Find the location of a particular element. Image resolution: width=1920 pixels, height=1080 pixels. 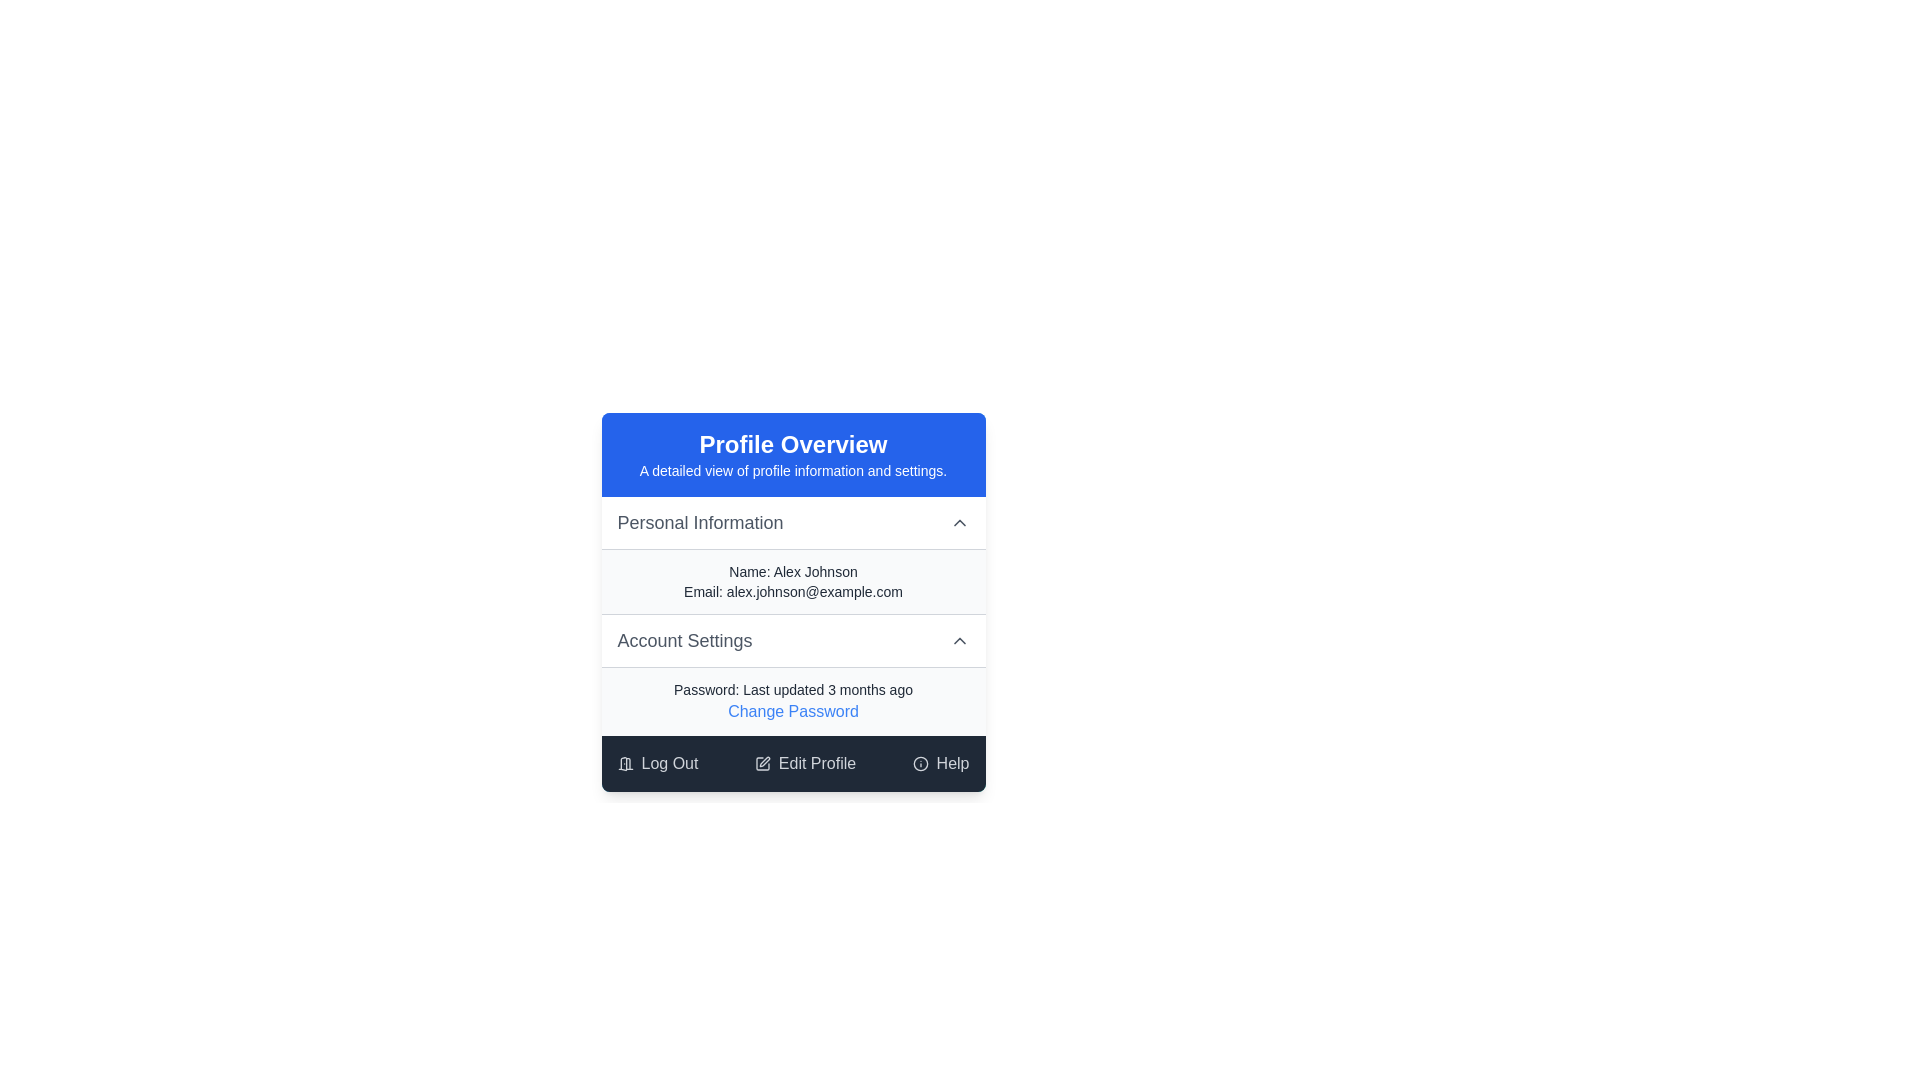

the 'Help' icon located in the dark footer of the profile overview card is located at coordinates (919, 763).